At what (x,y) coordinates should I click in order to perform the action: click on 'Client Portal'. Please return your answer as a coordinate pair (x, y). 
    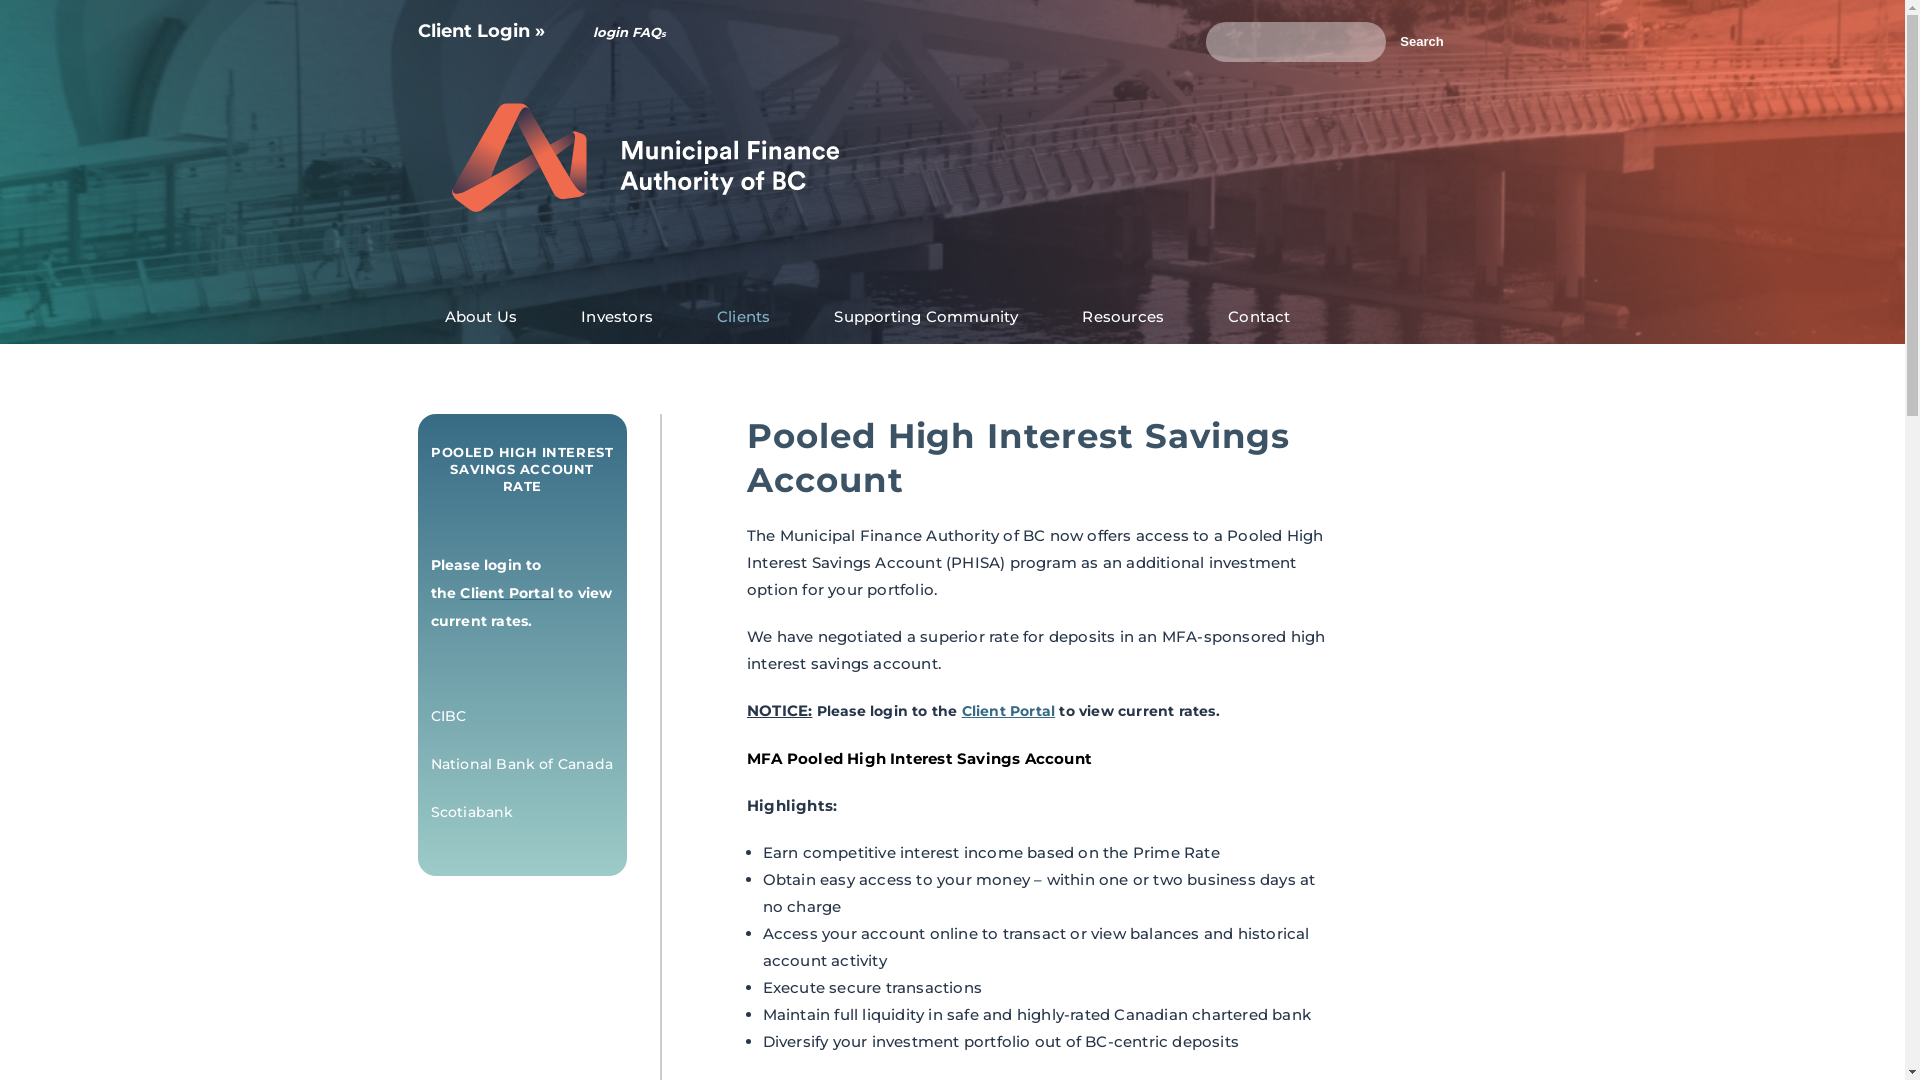
    Looking at the image, I should click on (1008, 709).